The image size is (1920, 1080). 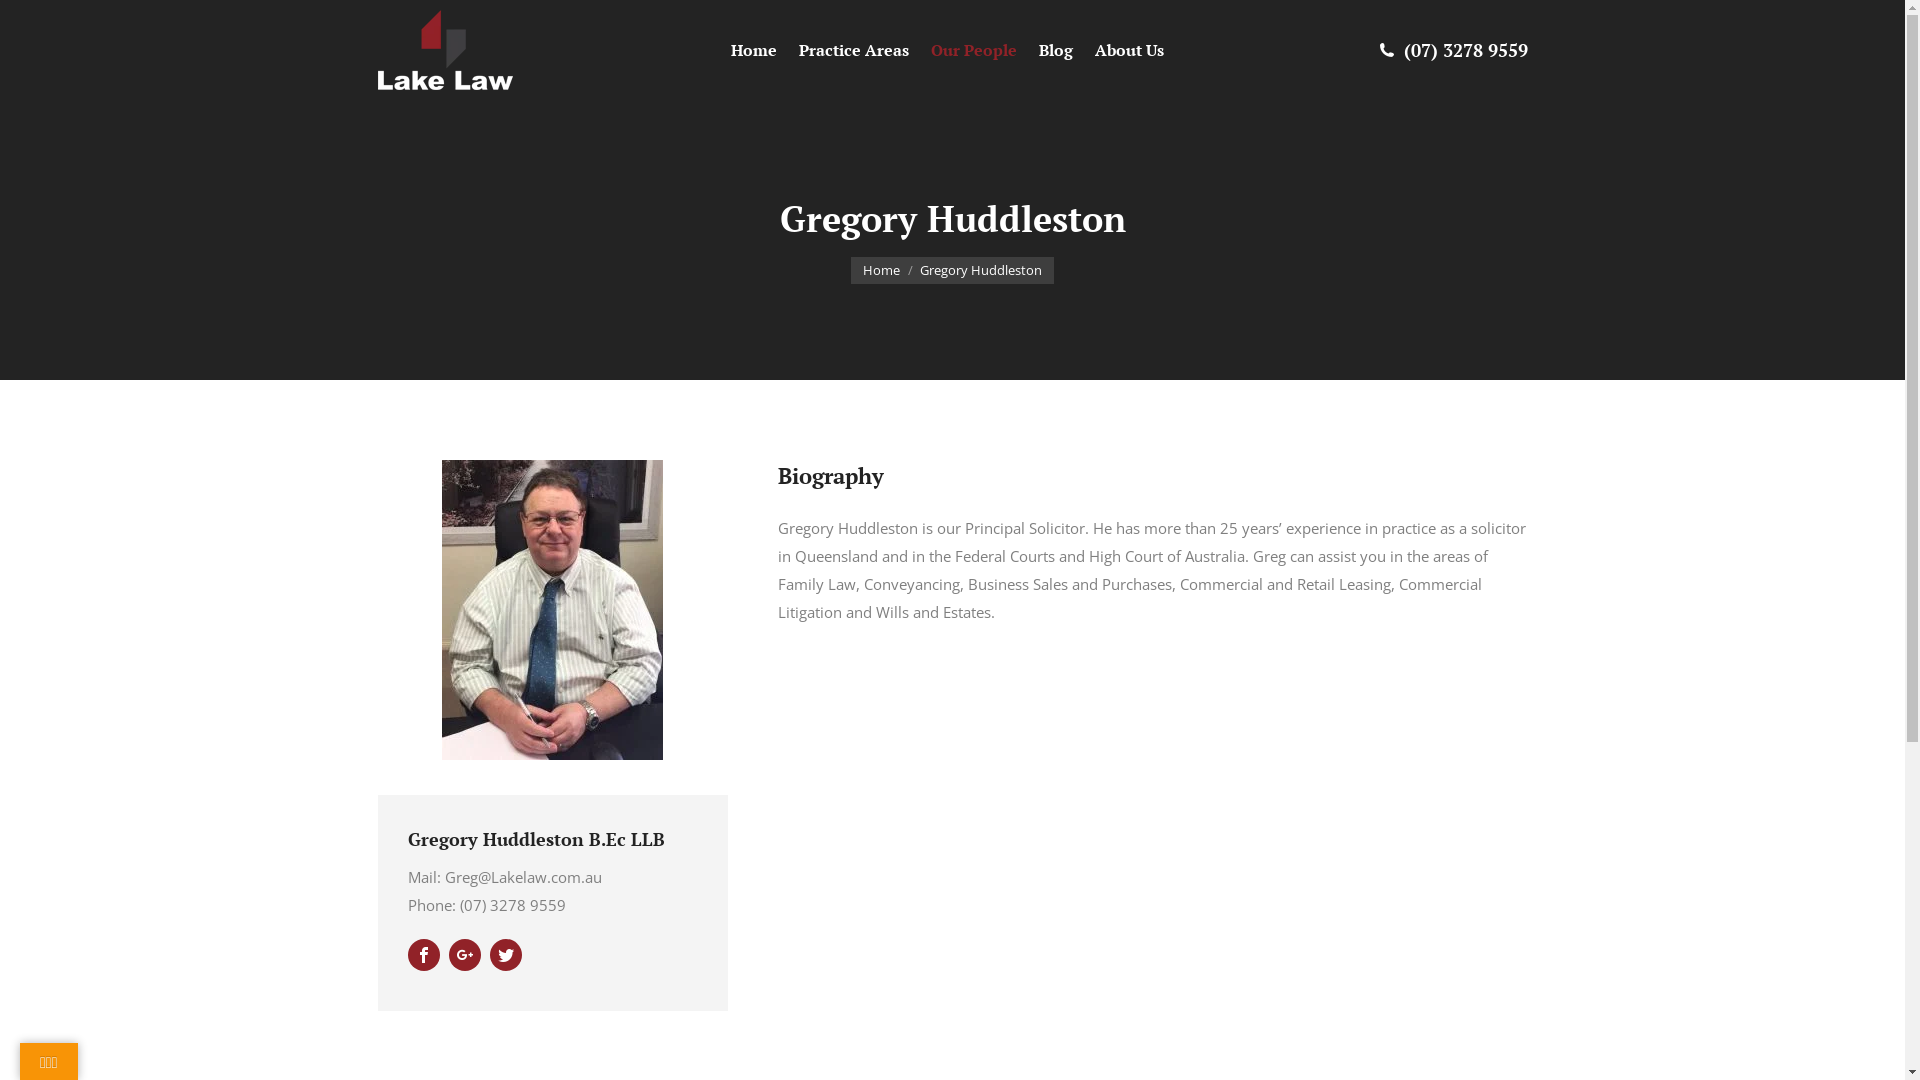 What do you see at coordinates (1056, 49) in the screenshot?
I see `'Blog'` at bounding box center [1056, 49].